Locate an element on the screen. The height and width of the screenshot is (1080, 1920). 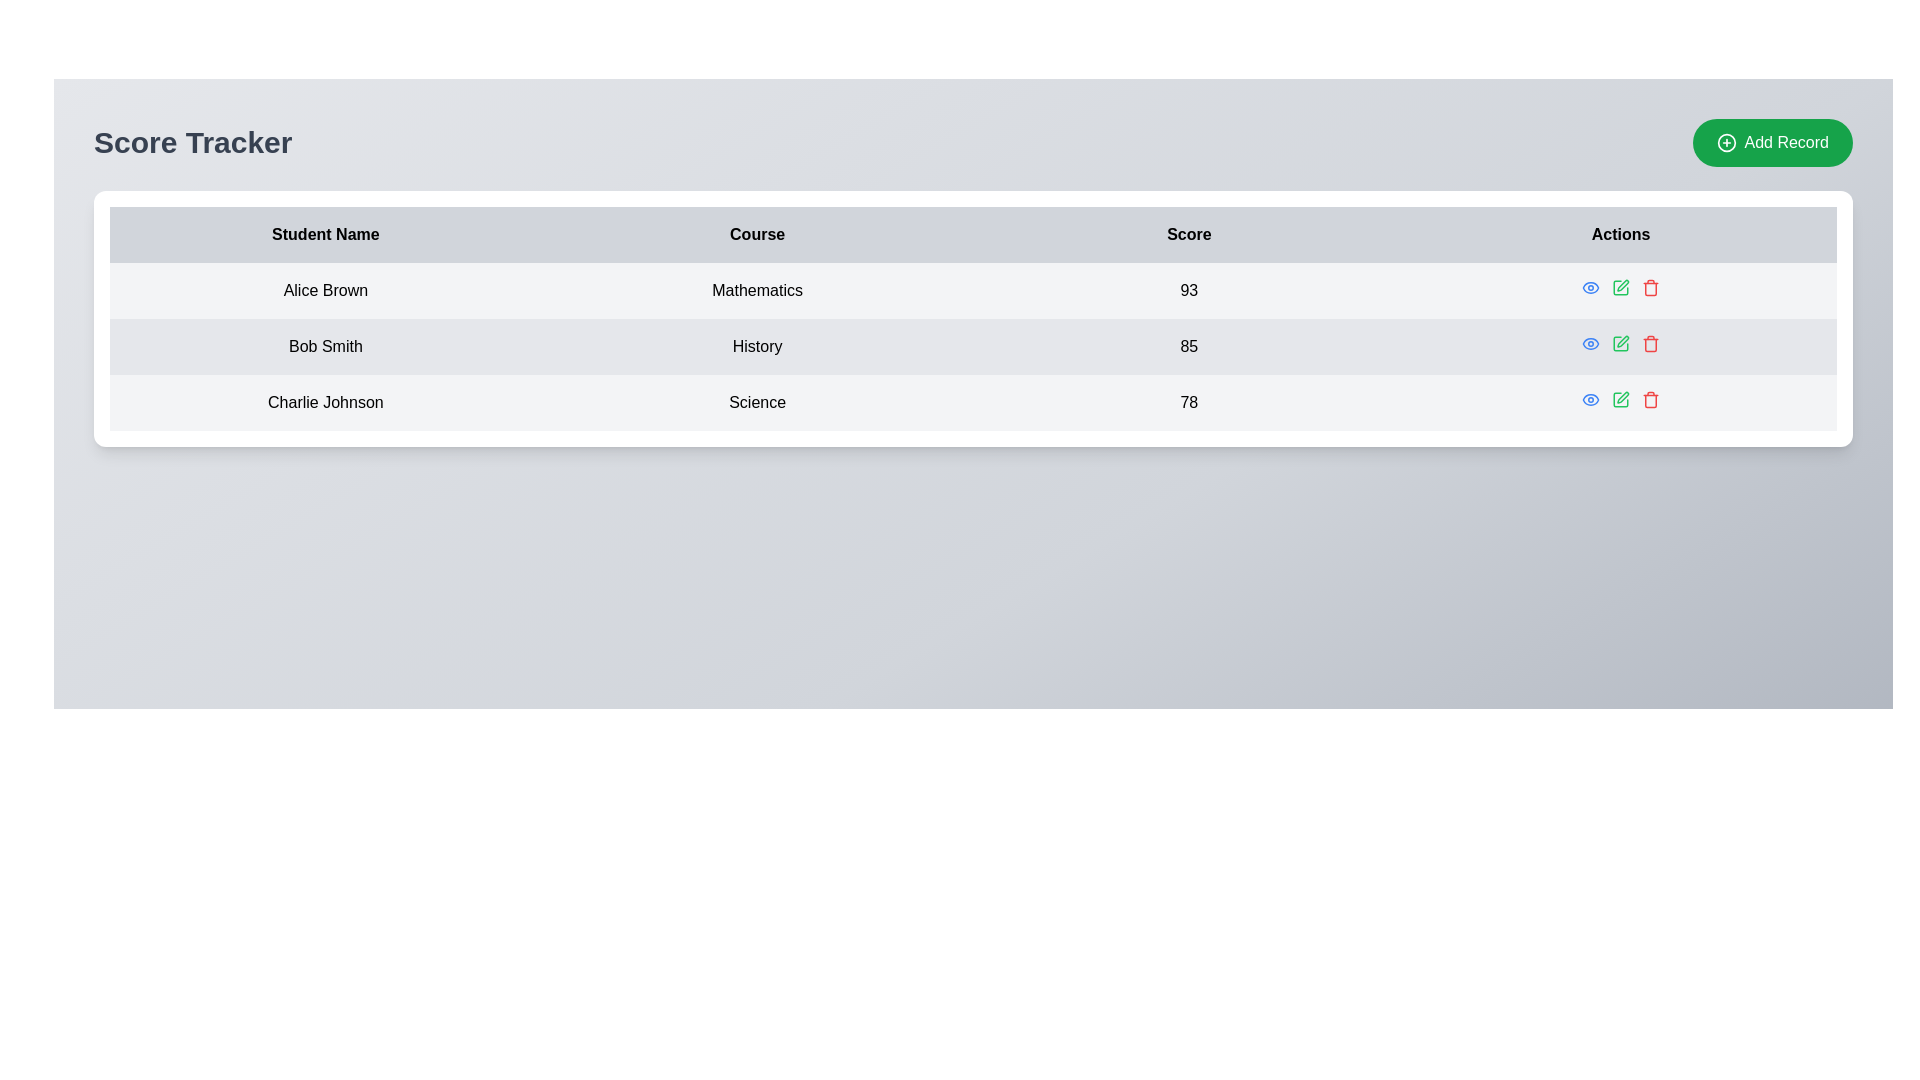
the trash can icon located in the 'Actions' column under 'Bob Smith's' record, which serves as a delete button is located at coordinates (1651, 344).